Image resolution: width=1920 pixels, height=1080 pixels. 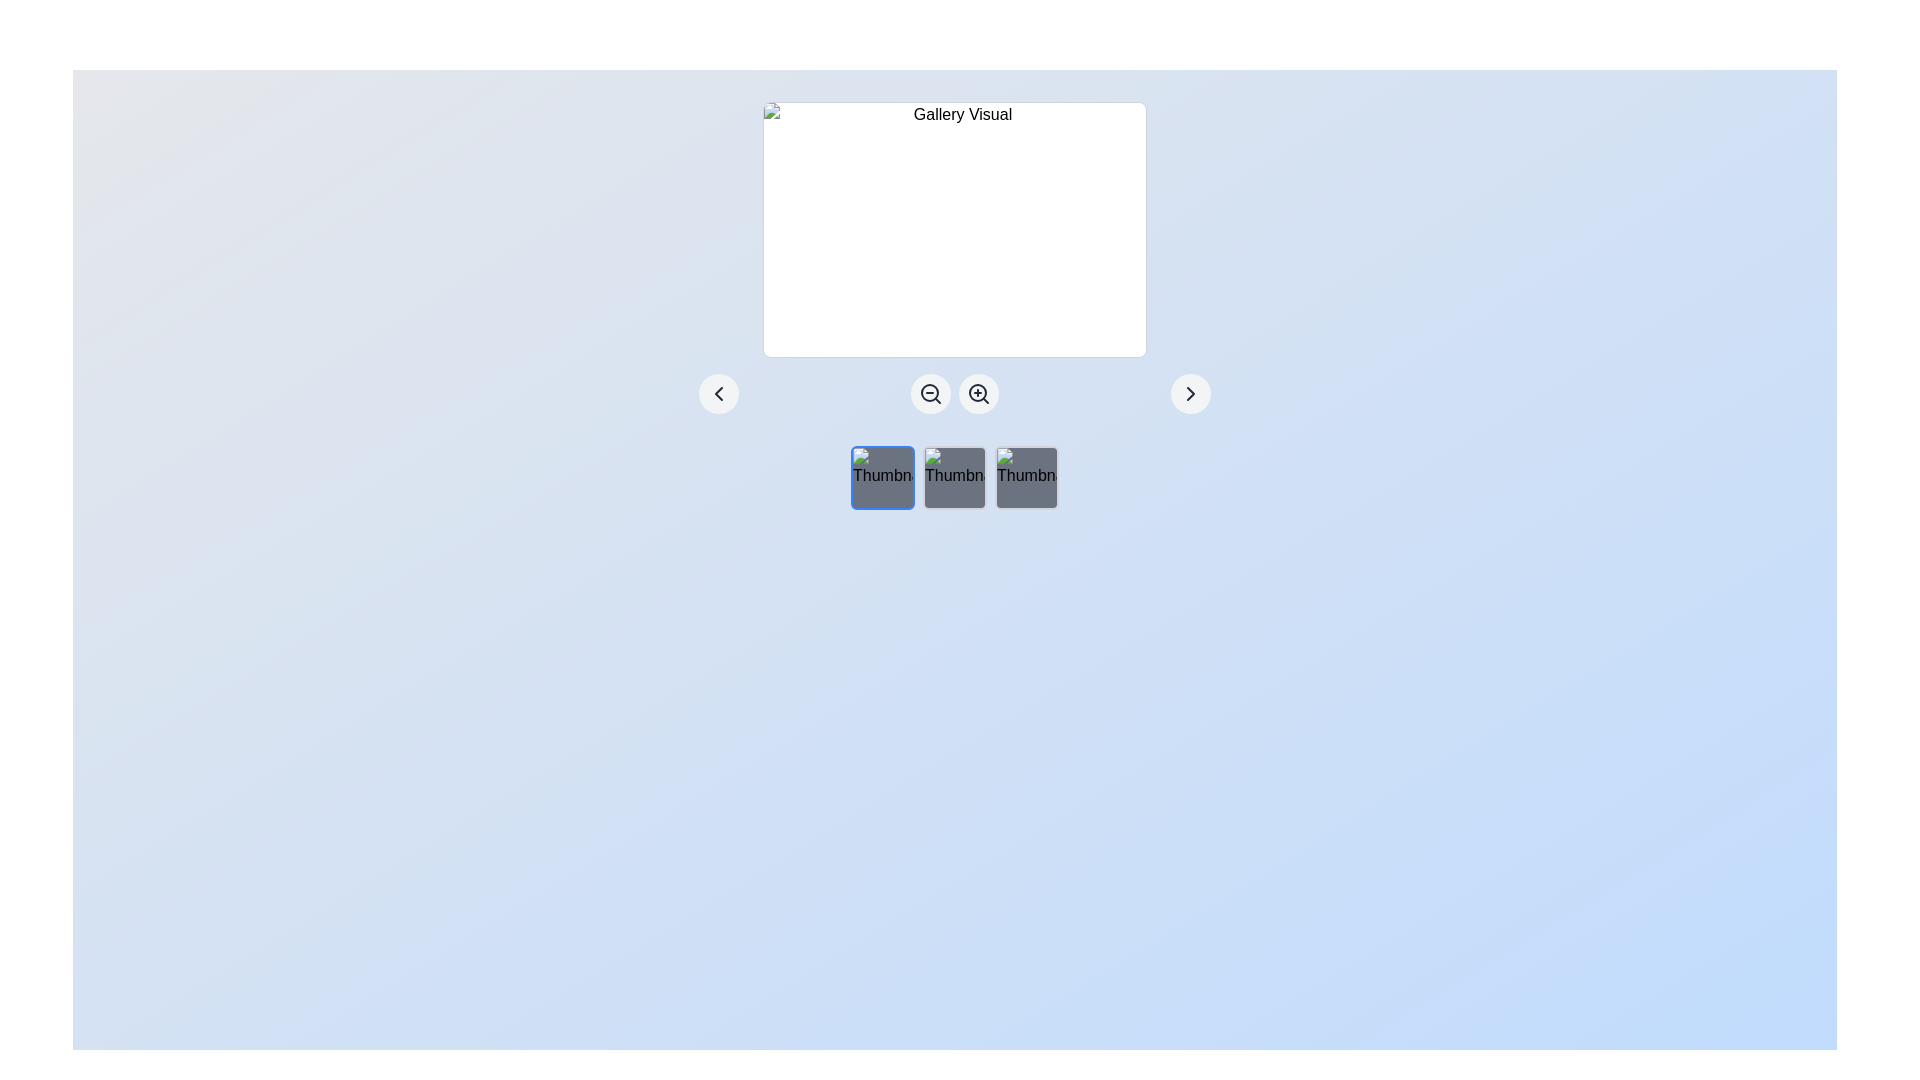 What do you see at coordinates (954, 478) in the screenshot?
I see `the middle thumbnail in the horizontal list of three thumbnails` at bounding box center [954, 478].